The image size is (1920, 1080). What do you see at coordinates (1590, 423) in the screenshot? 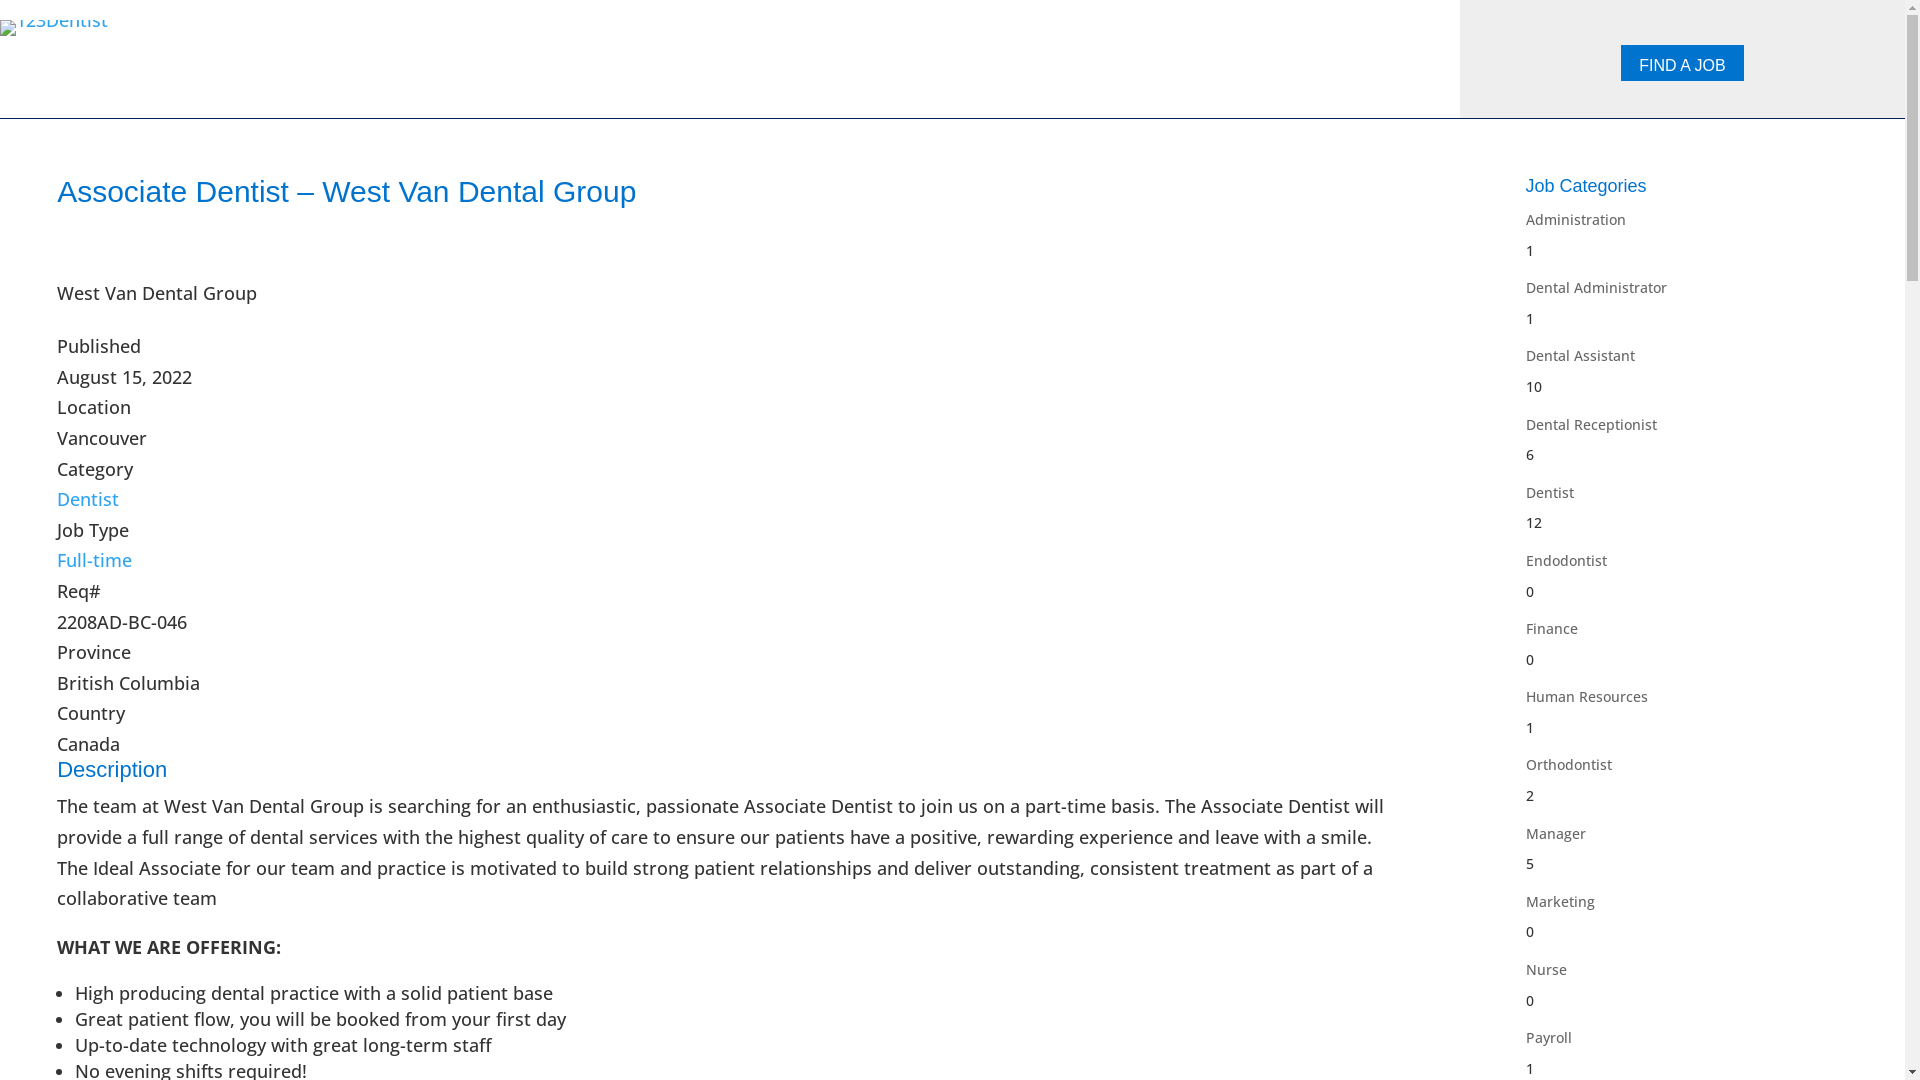
I see `'Dental Receptionist'` at bounding box center [1590, 423].